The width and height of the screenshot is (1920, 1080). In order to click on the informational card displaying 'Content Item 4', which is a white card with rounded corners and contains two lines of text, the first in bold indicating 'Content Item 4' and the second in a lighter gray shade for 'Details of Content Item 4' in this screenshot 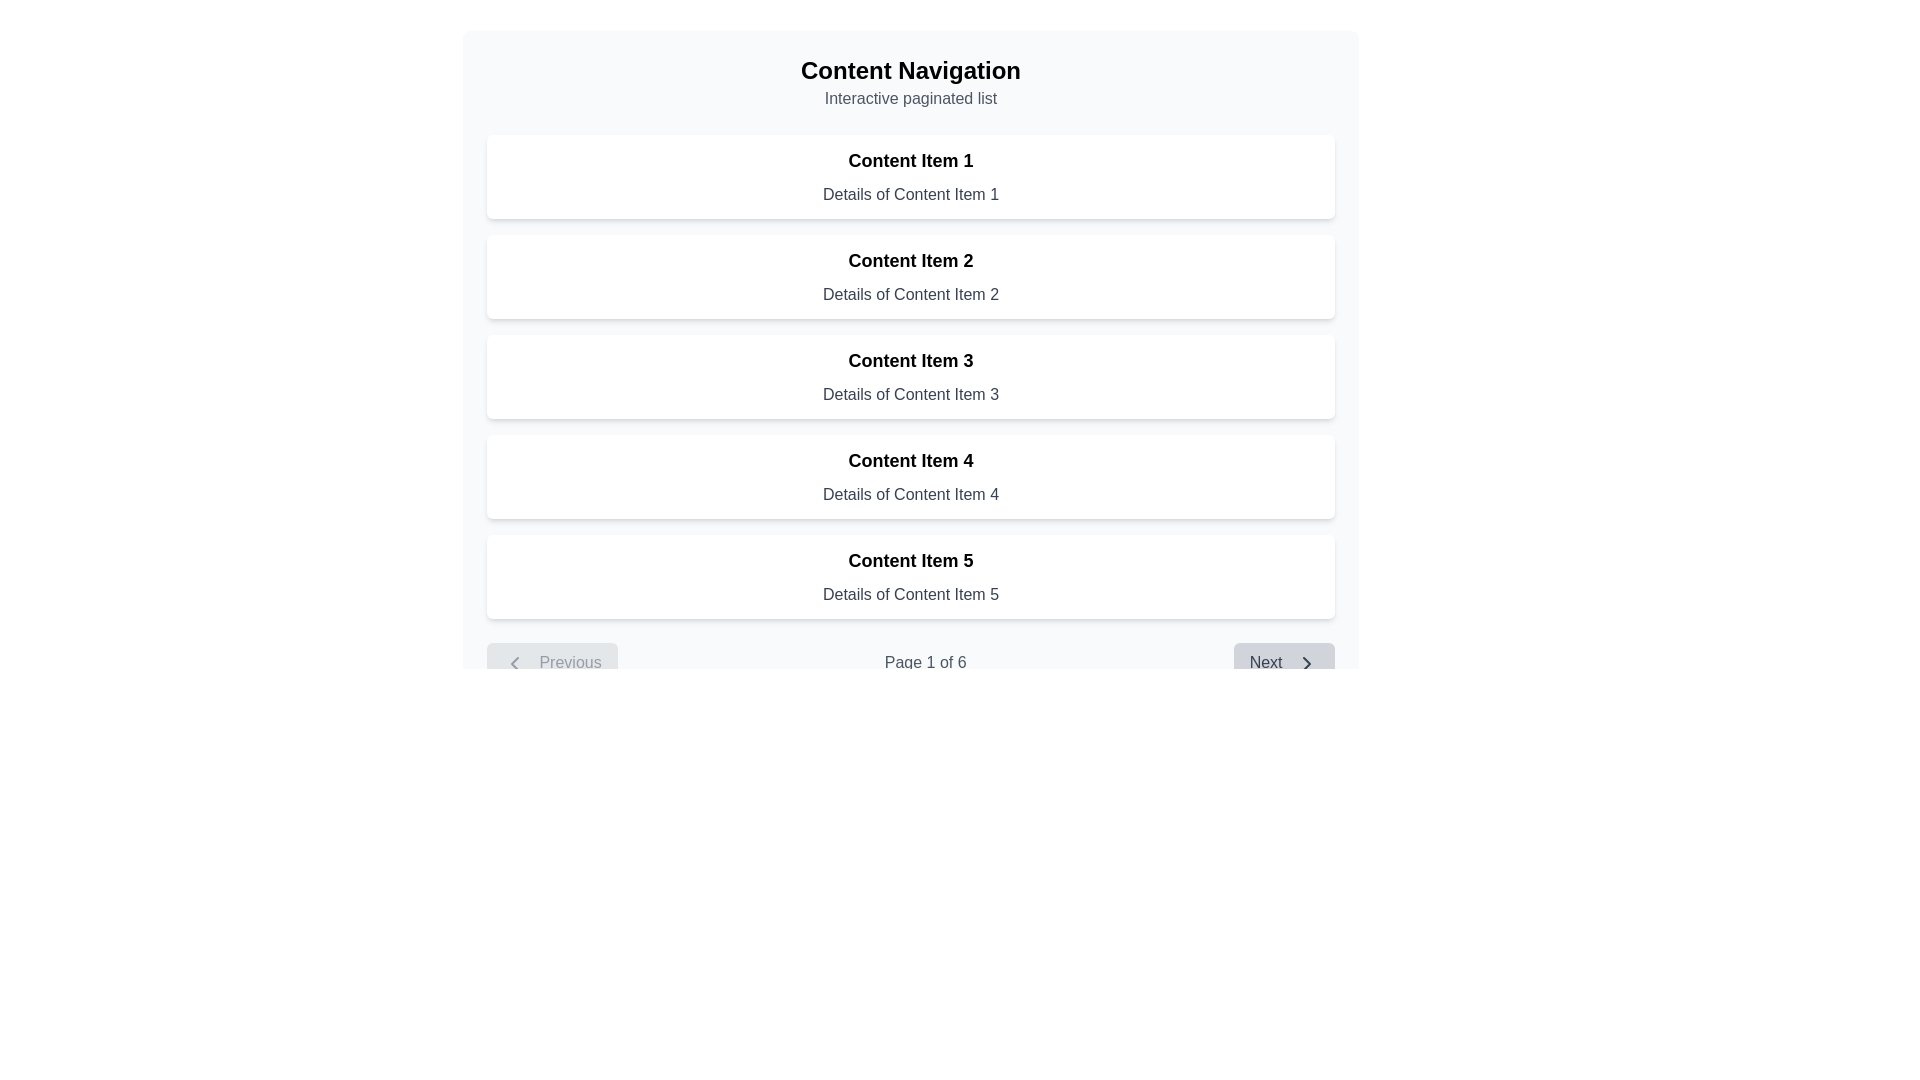, I will do `click(910, 477)`.